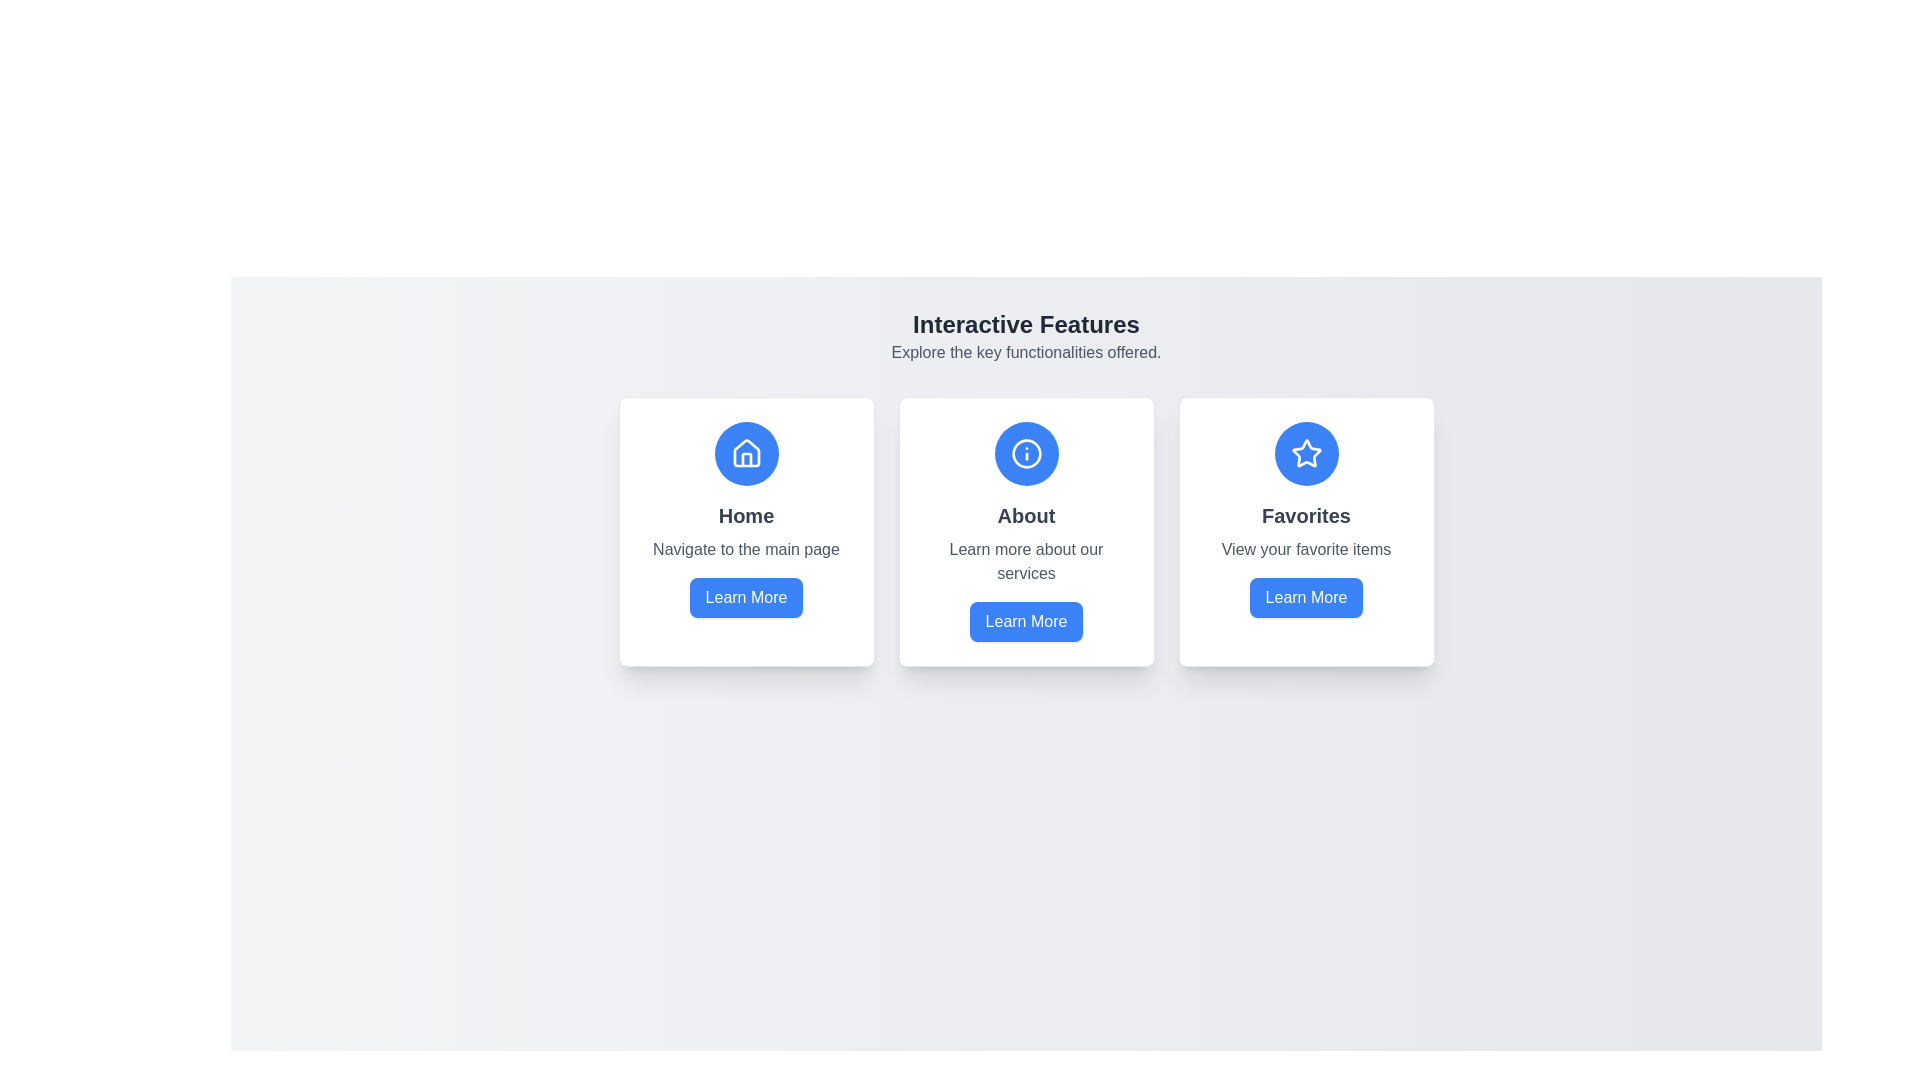 The image size is (1920, 1080). Describe the element at coordinates (1026, 620) in the screenshot. I see `the blue rounded rectangle button labeled 'Learn More' located at the bottom center of the middle card` at that location.